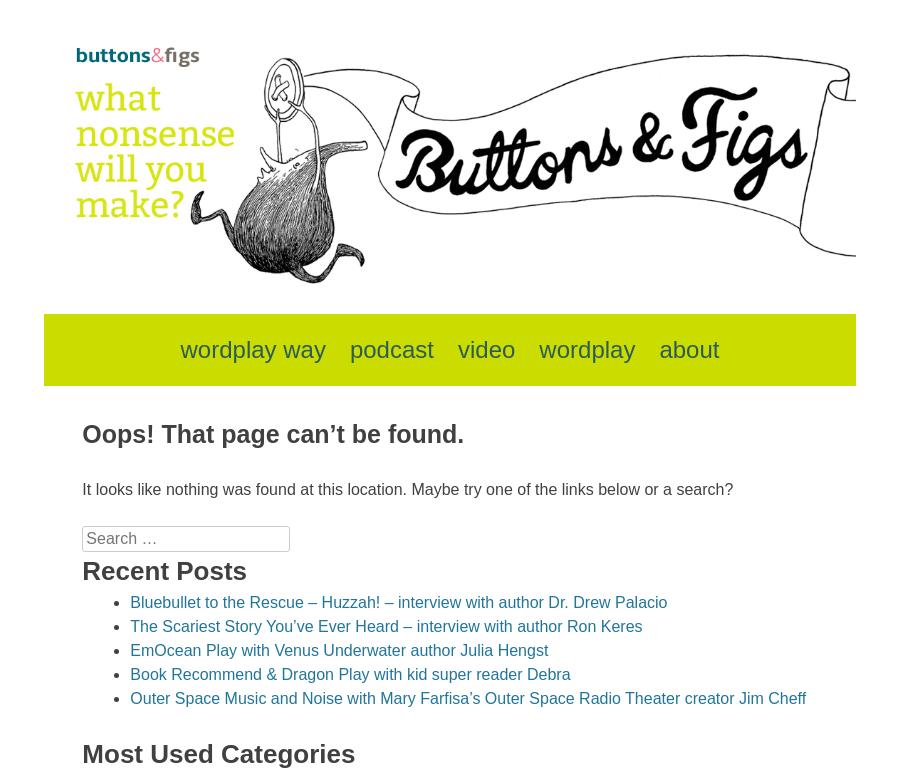  Describe the element at coordinates (271, 433) in the screenshot. I see `'Oops! That page can’t be found.'` at that location.